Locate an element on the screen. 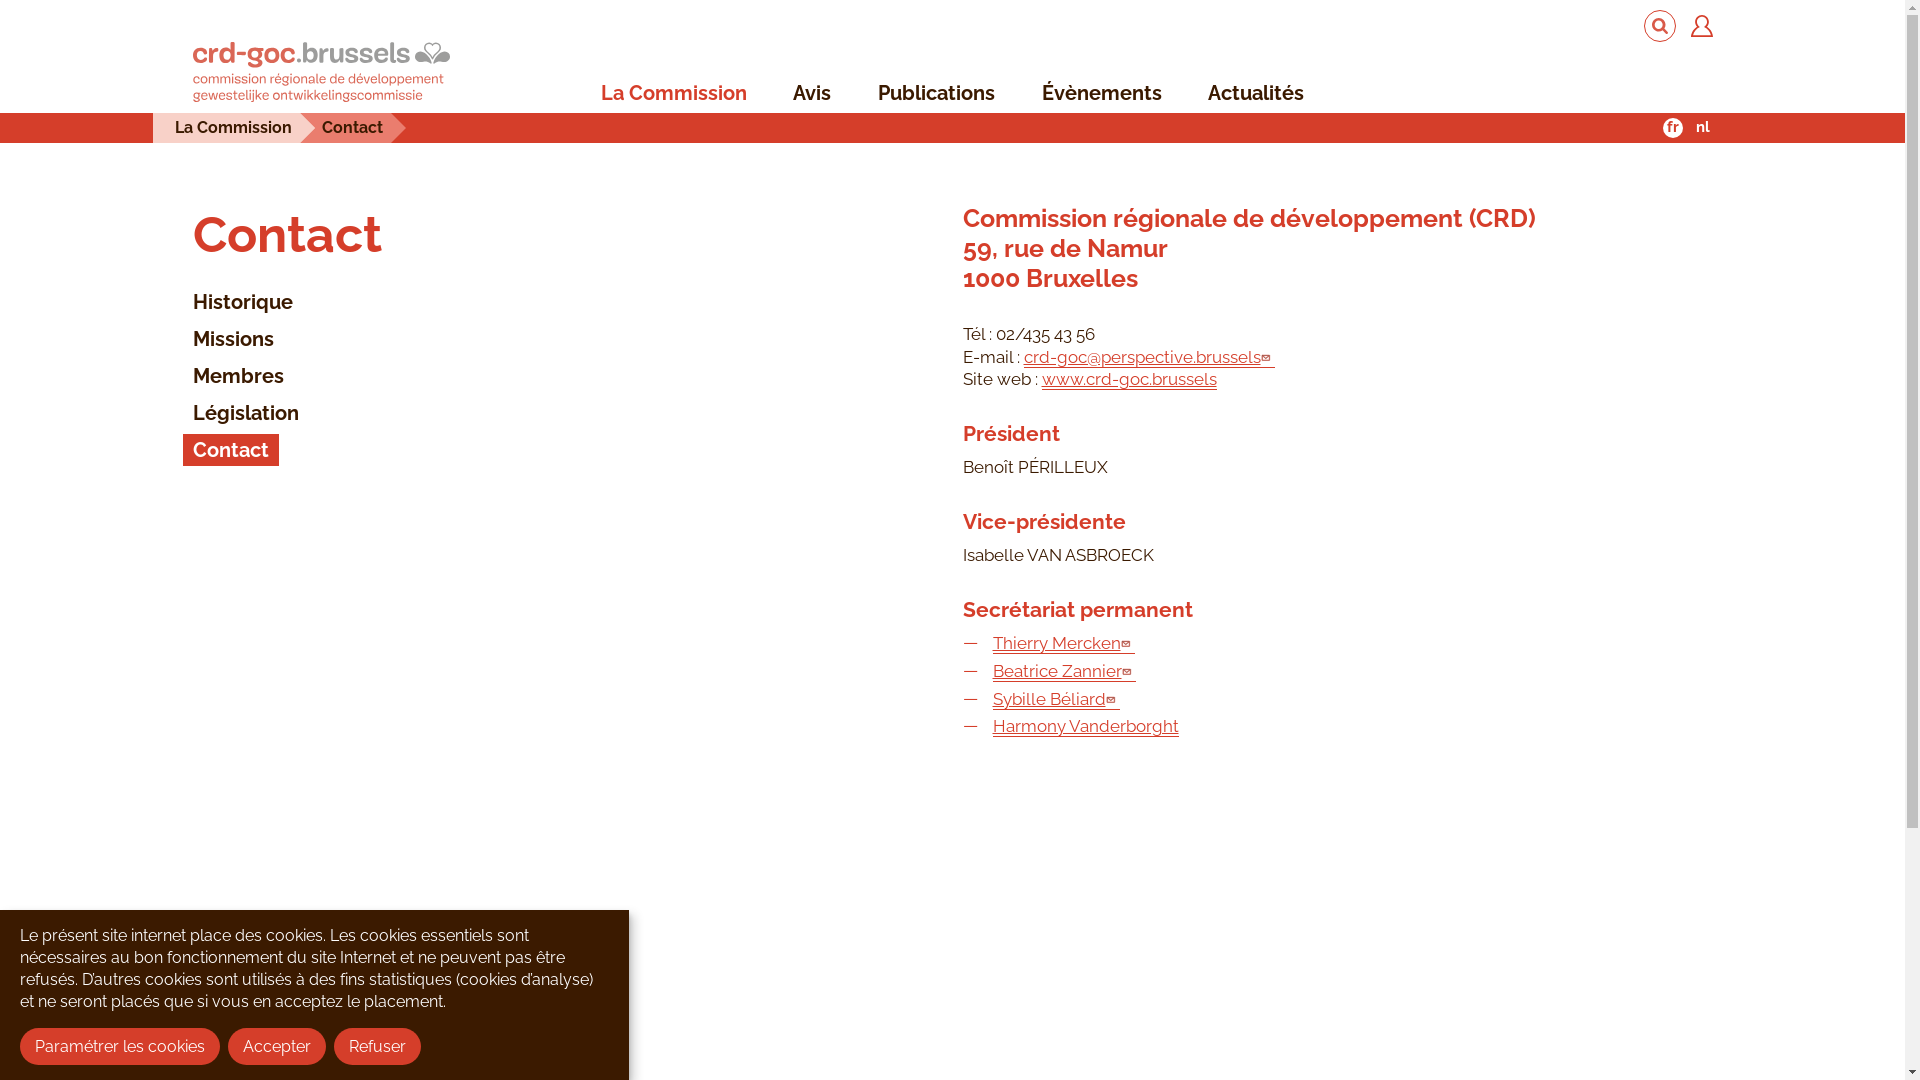  'La Commission' is located at coordinates (232, 127).